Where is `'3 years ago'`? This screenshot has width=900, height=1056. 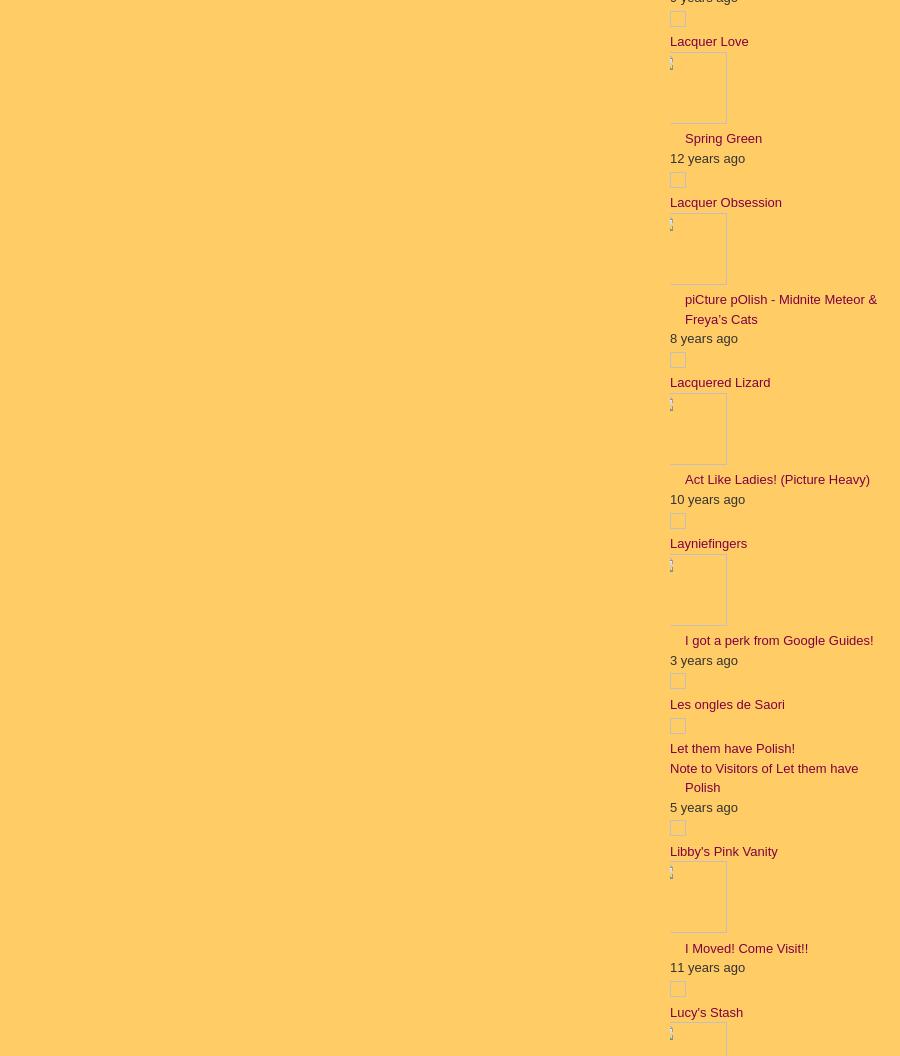
'3 years ago' is located at coordinates (702, 658).